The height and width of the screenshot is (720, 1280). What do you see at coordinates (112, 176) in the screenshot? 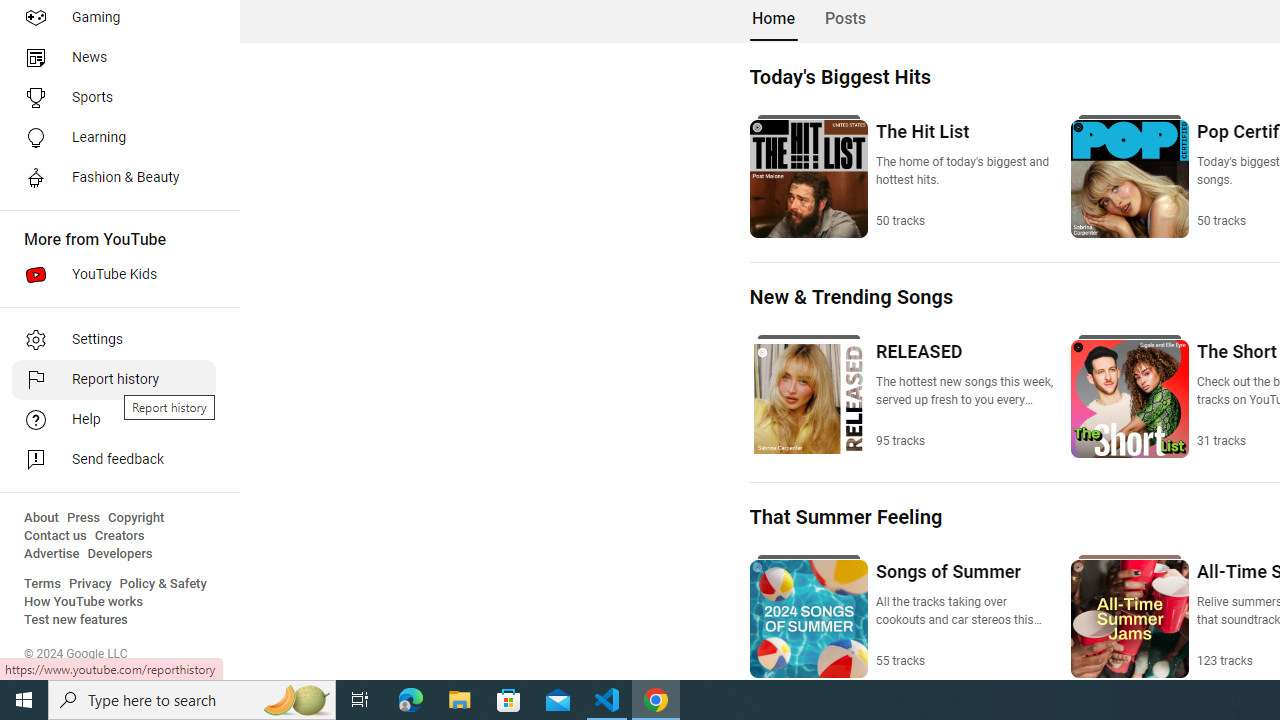
I see `'Fashion & Beauty'` at bounding box center [112, 176].